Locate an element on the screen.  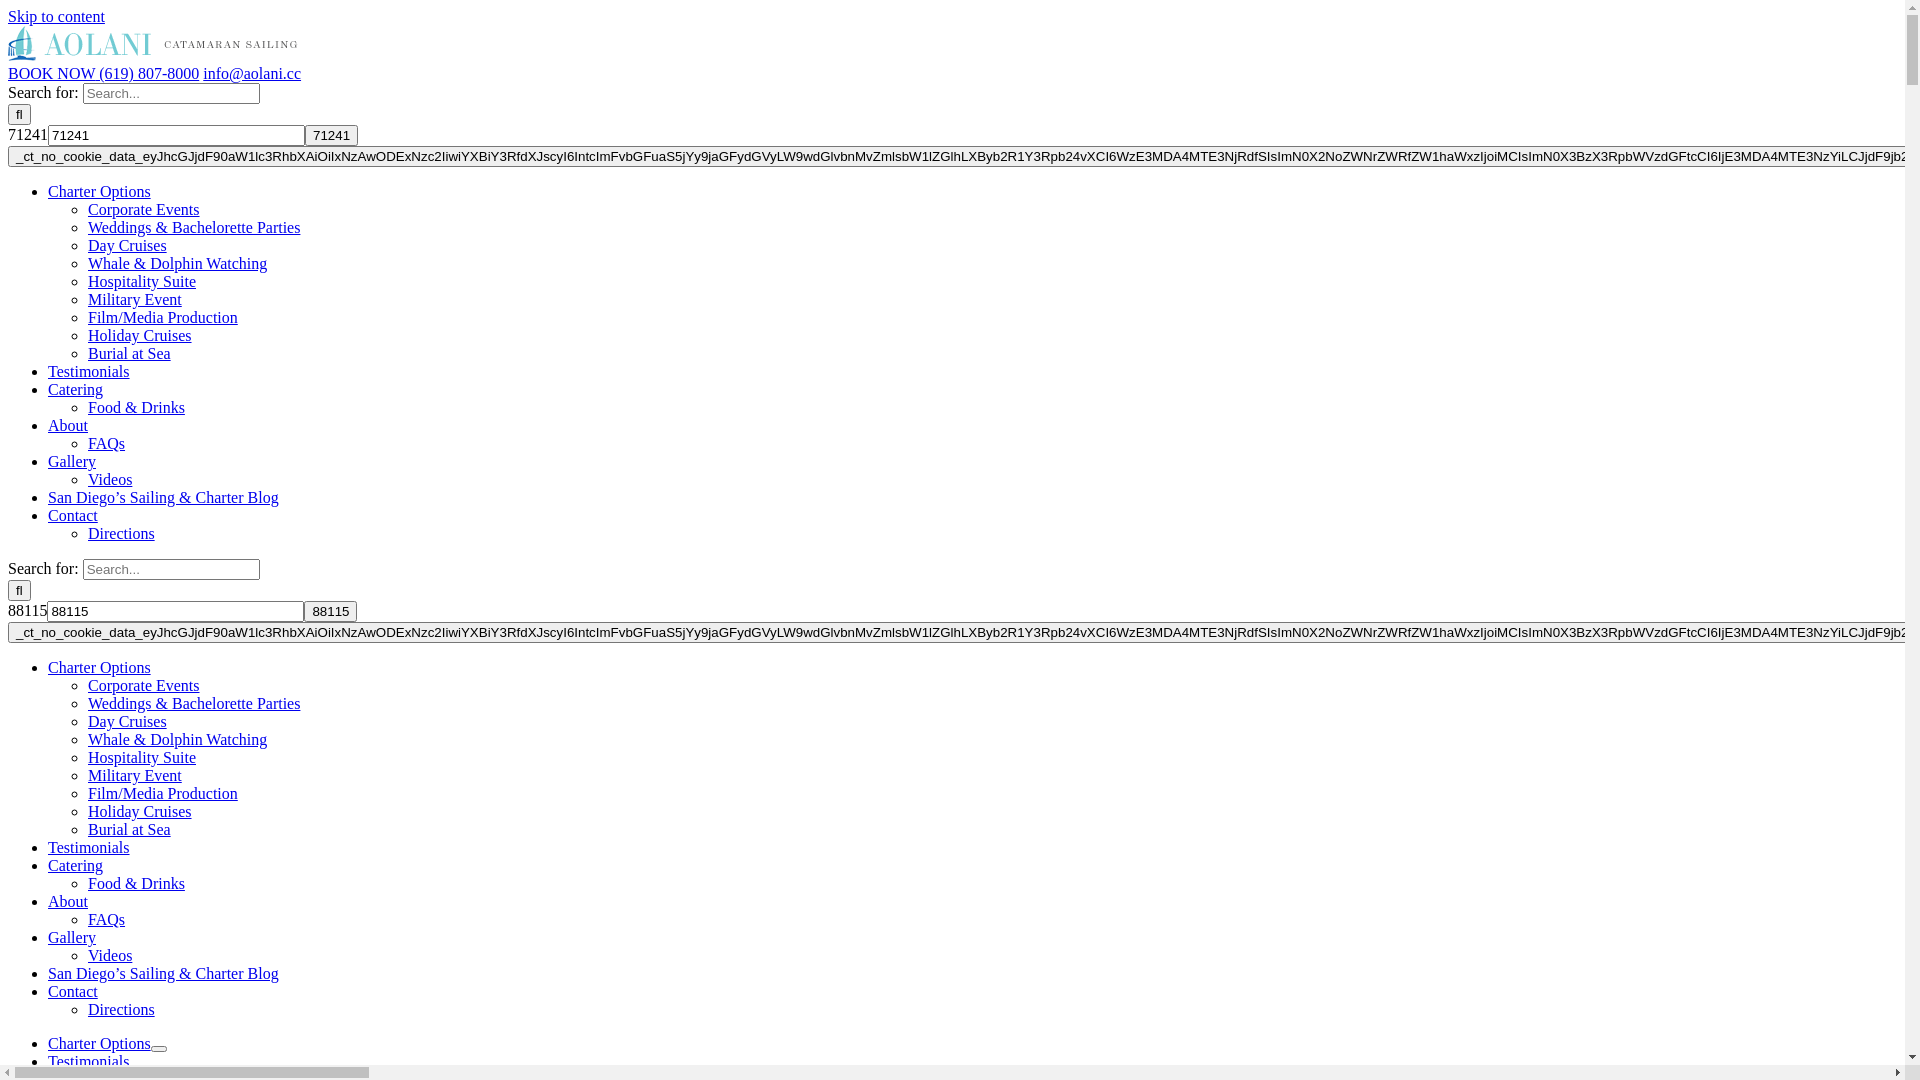
'BOOK NOW' is located at coordinates (51, 72).